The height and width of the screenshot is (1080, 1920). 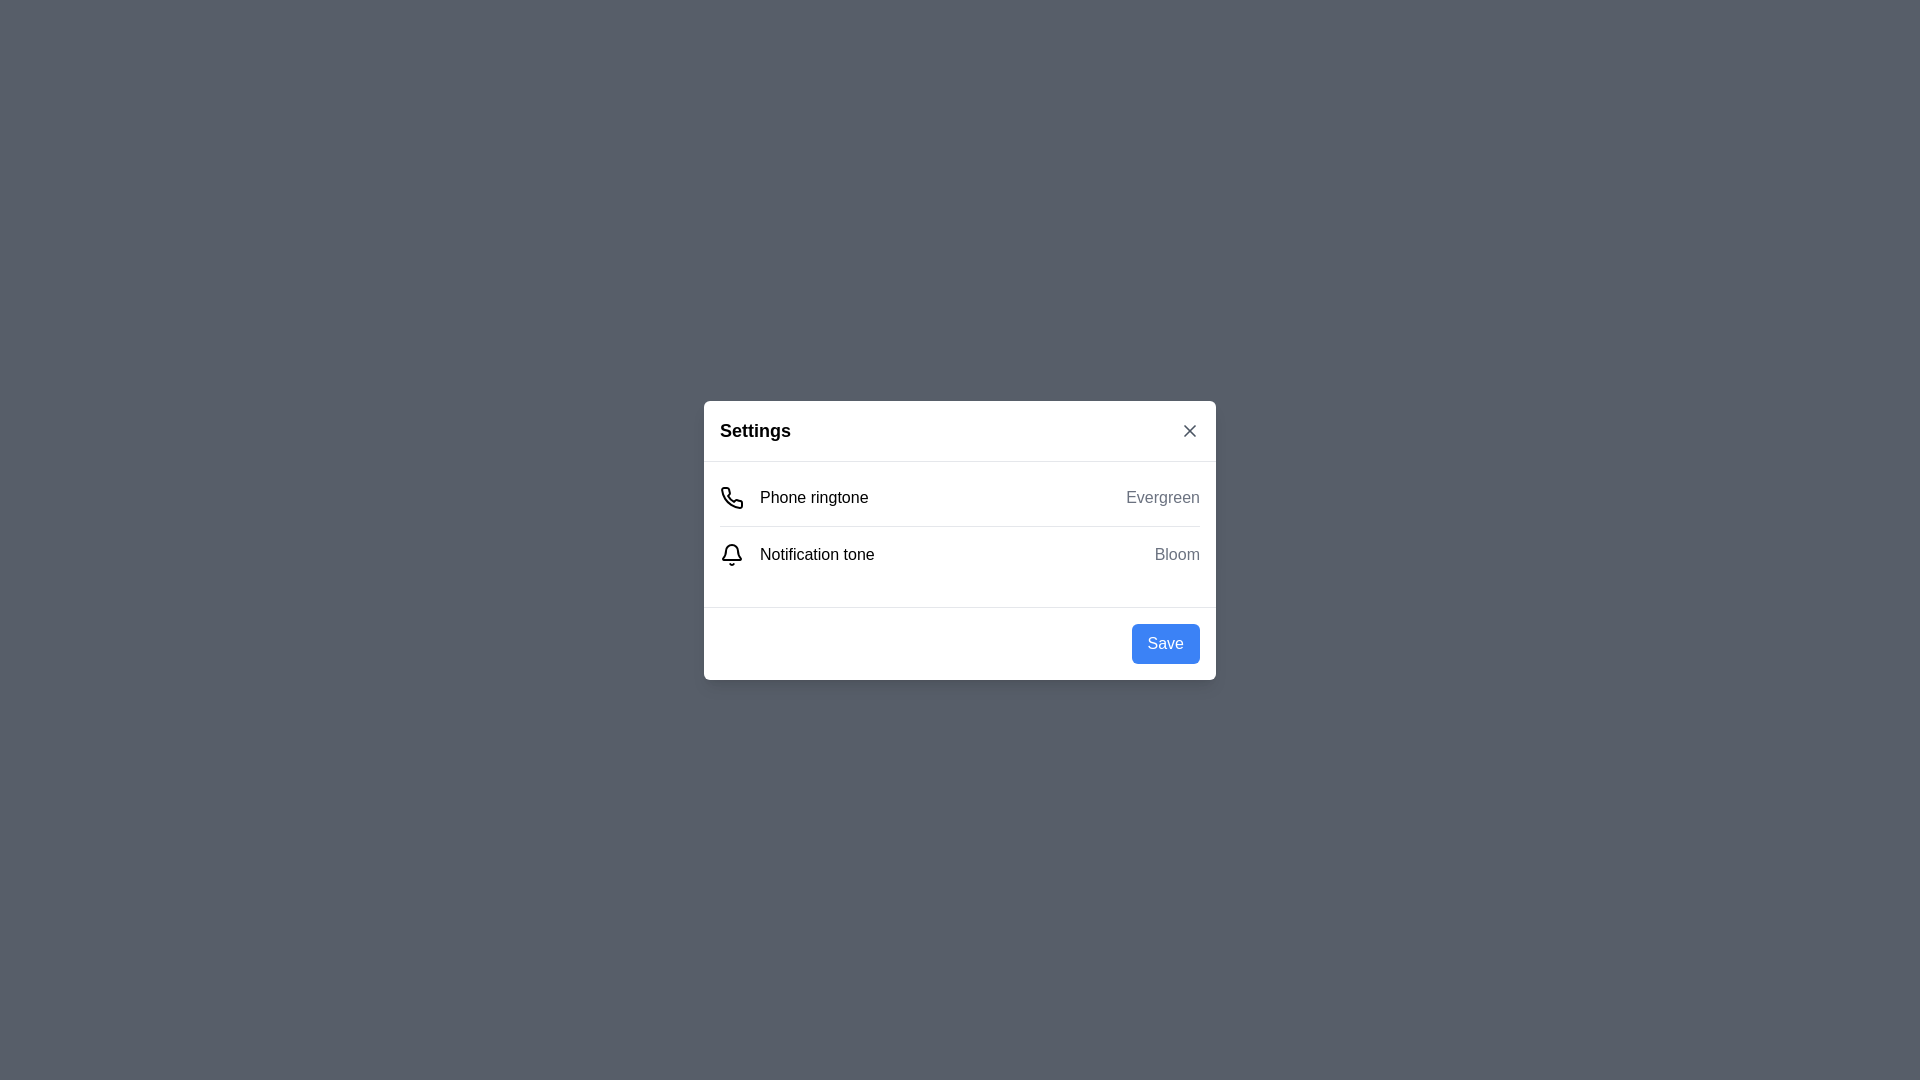 What do you see at coordinates (730, 554) in the screenshot?
I see `bell-shaped notification icon located to the far left of the 'Notification tone' label by clicking on it` at bounding box center [730, 554].